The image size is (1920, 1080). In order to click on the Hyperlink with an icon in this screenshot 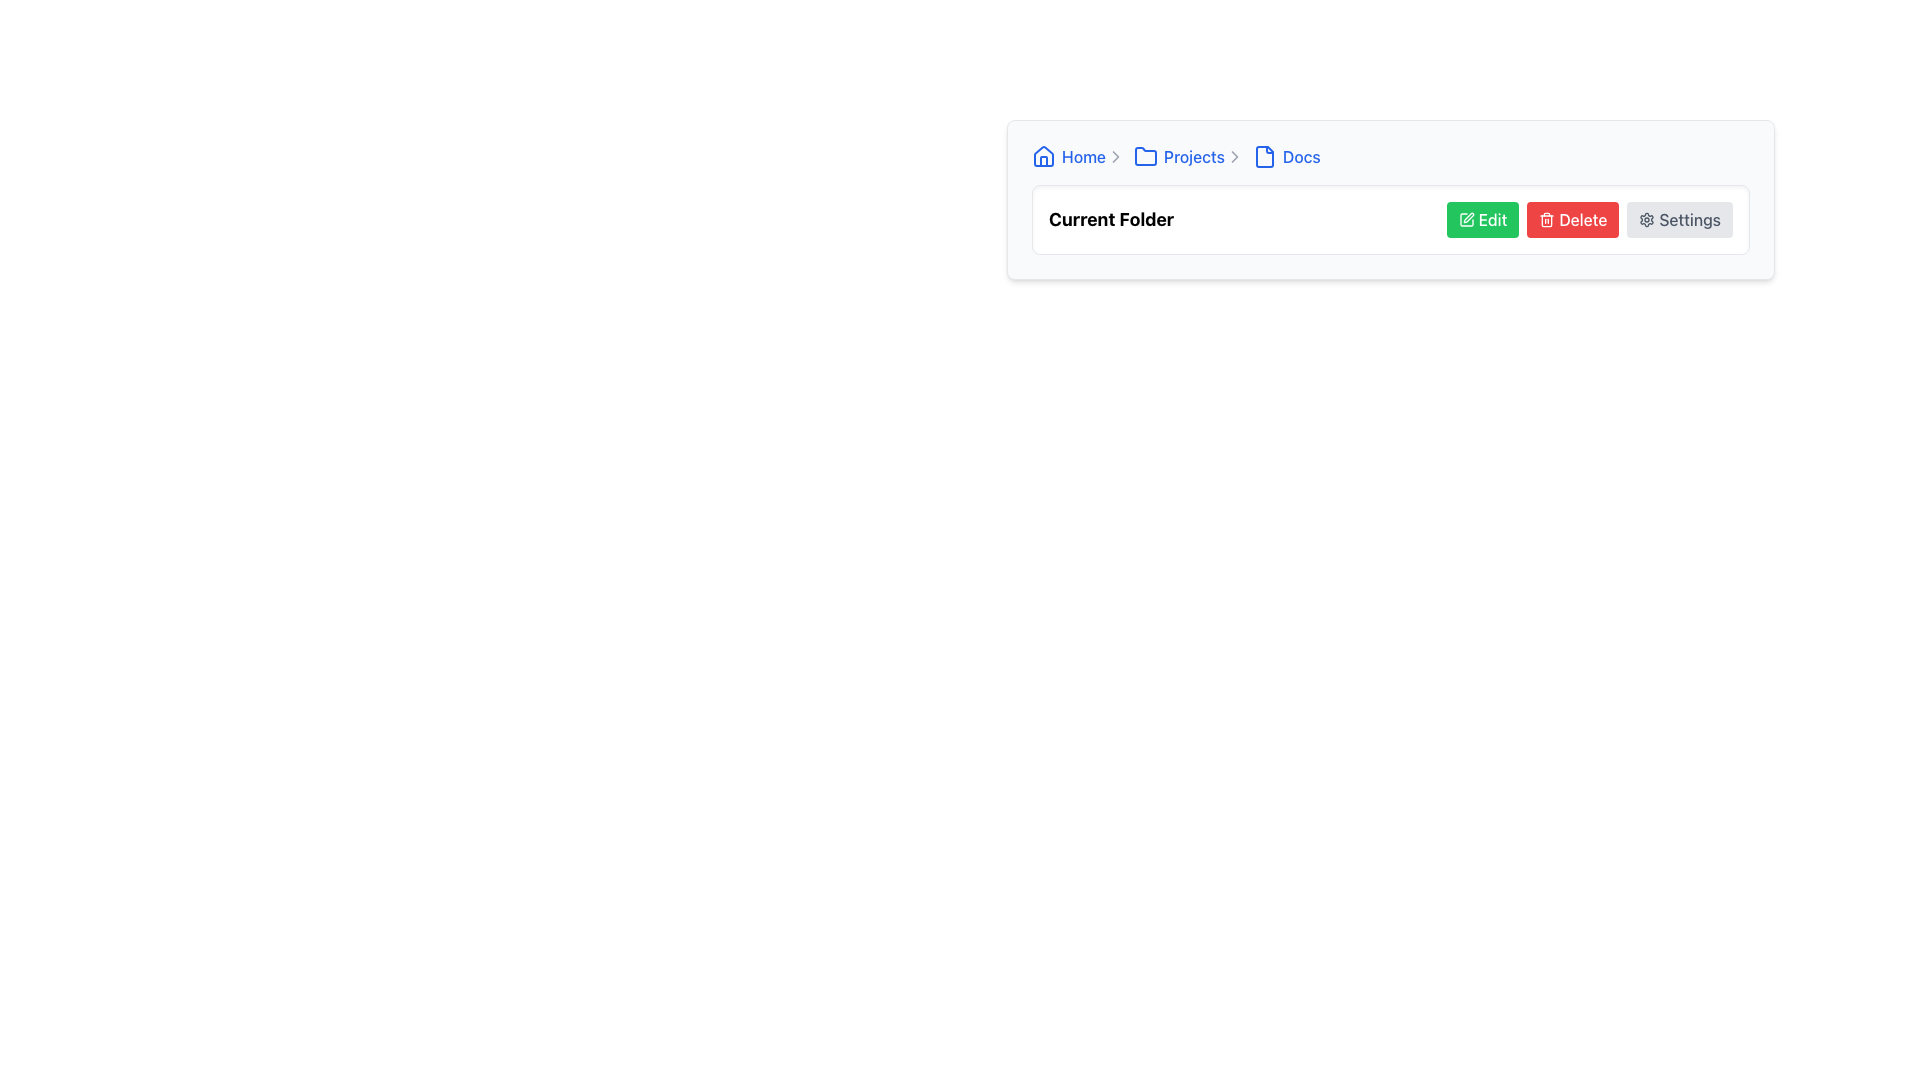, I will do `click(1068, 156)`.